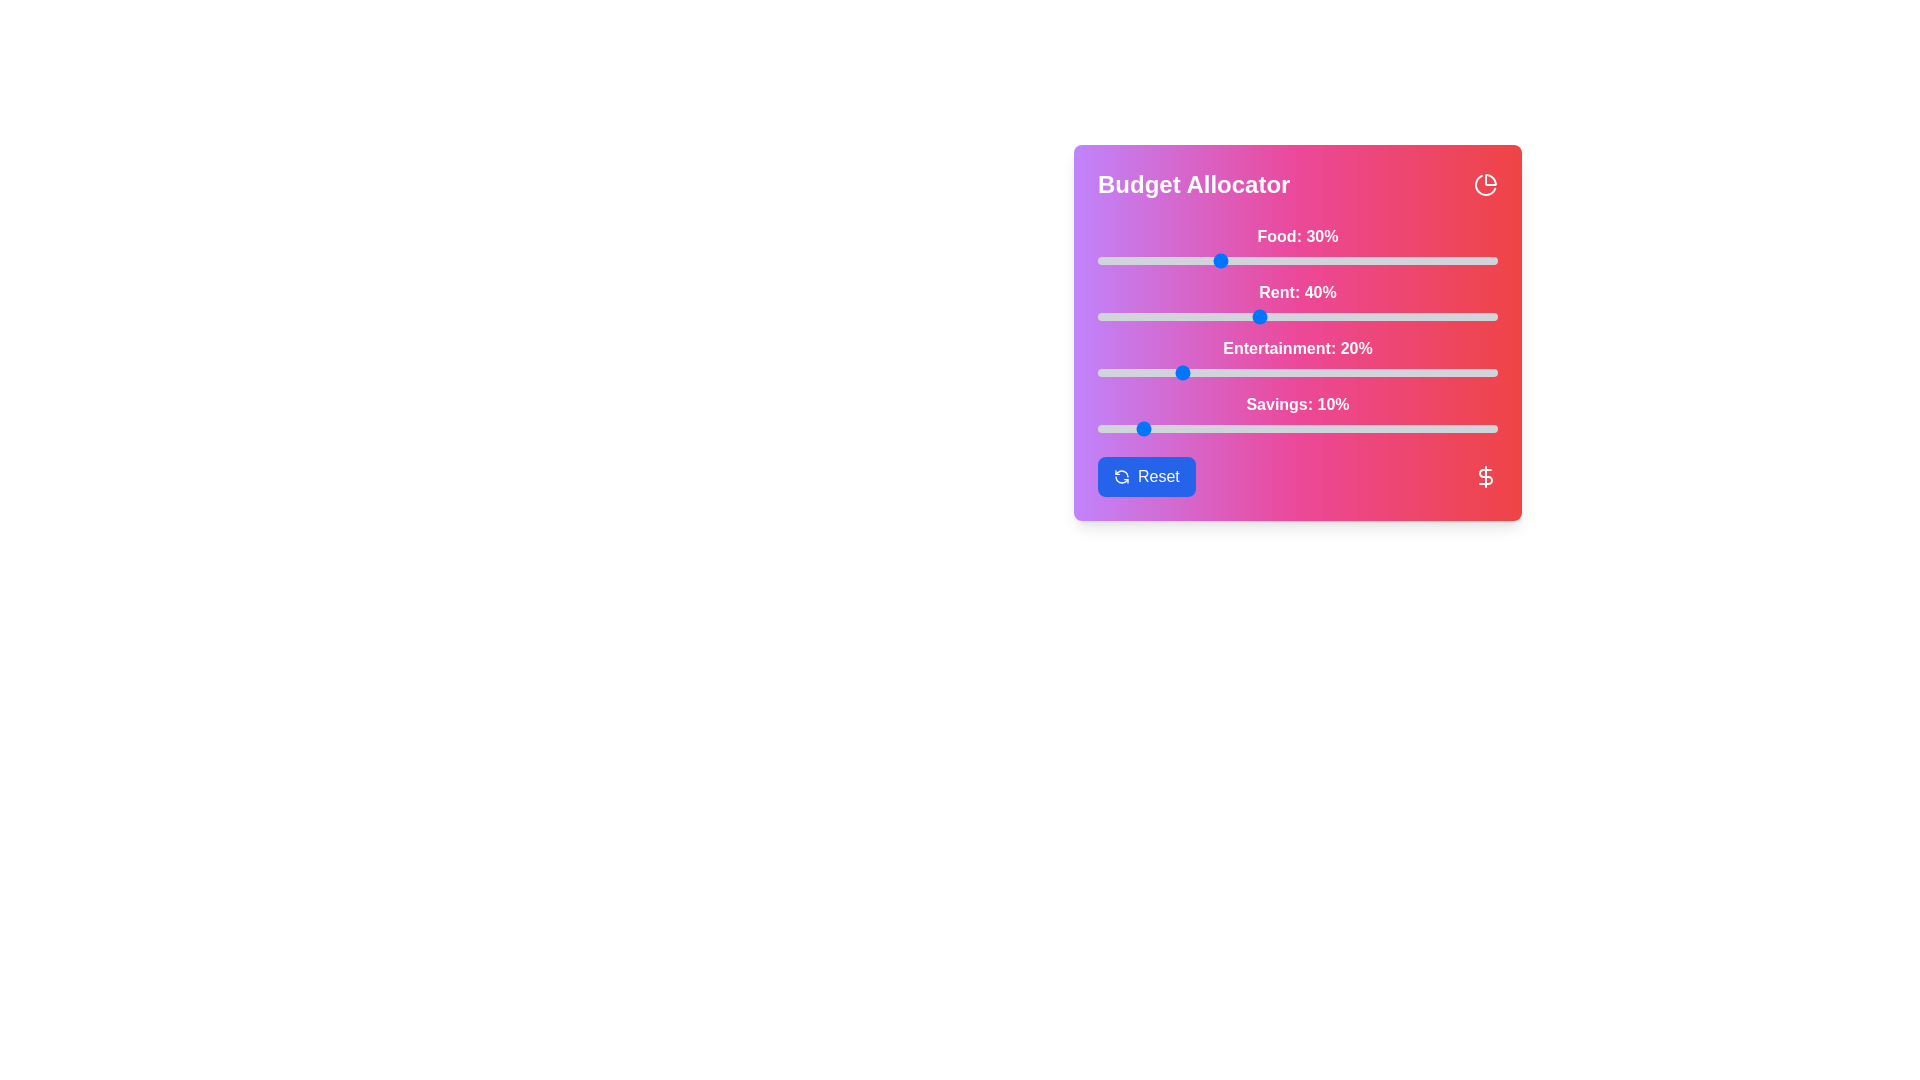 The height and width of the screenshot is (1080, 1920). Describe the element at coordinates (1420, 373) in the screenshot. I see `the slider value` at that location.